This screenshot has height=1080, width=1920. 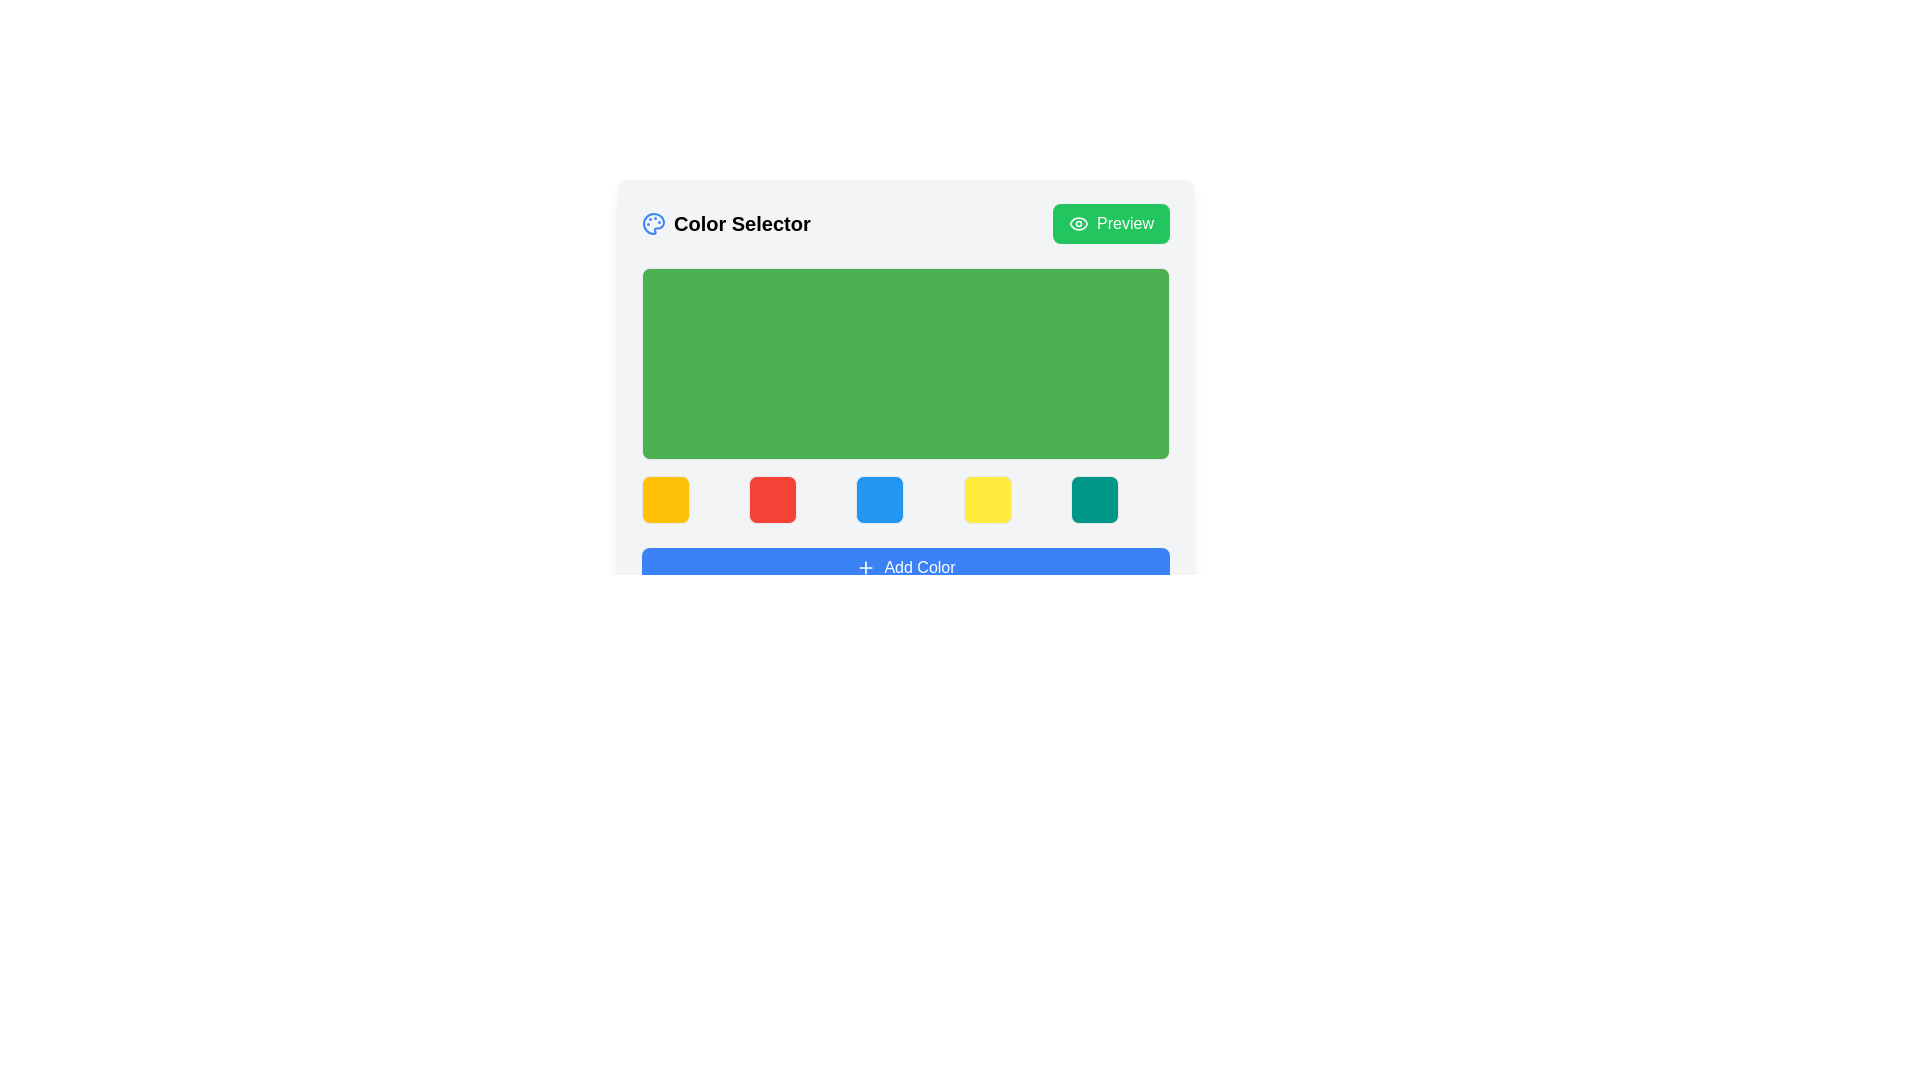 I want to click on the square button with a light blue background, located, so click(x=880, y=499).